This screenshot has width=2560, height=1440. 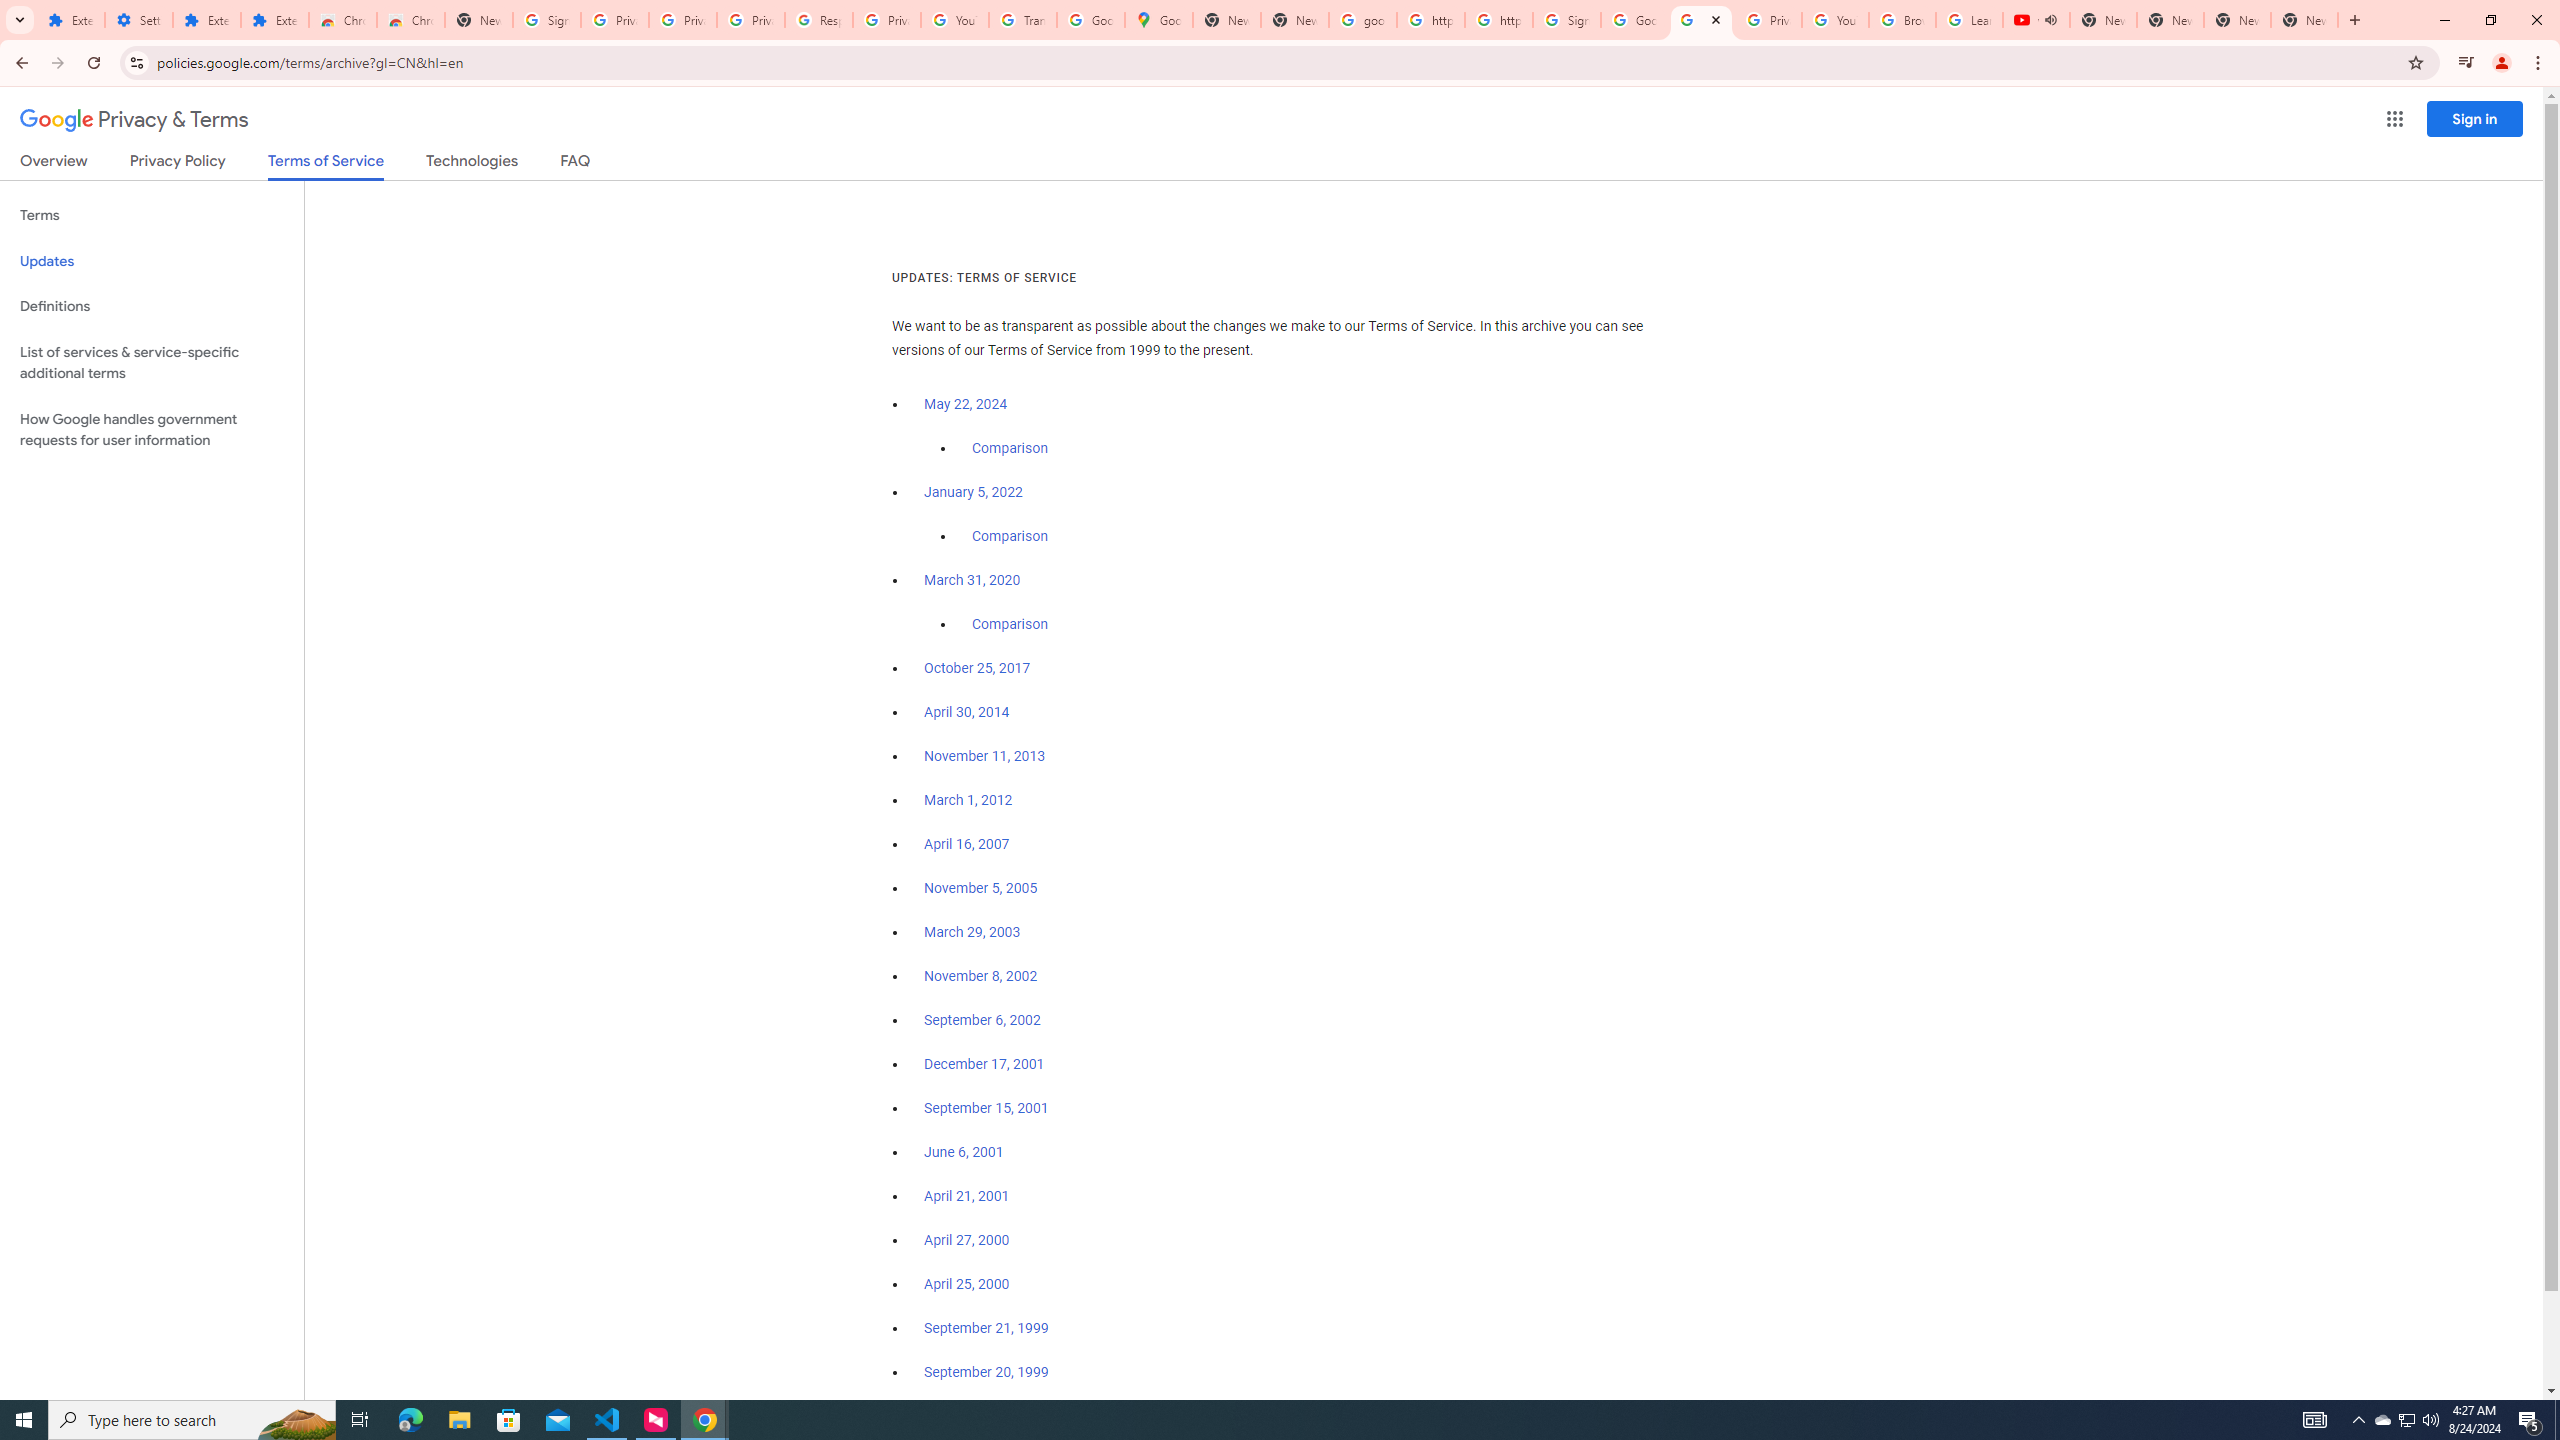 What do you see at coordinates (966, 712) in the screenshot?
I see `'April 30, 2014'` at bounding box center [966, 712].